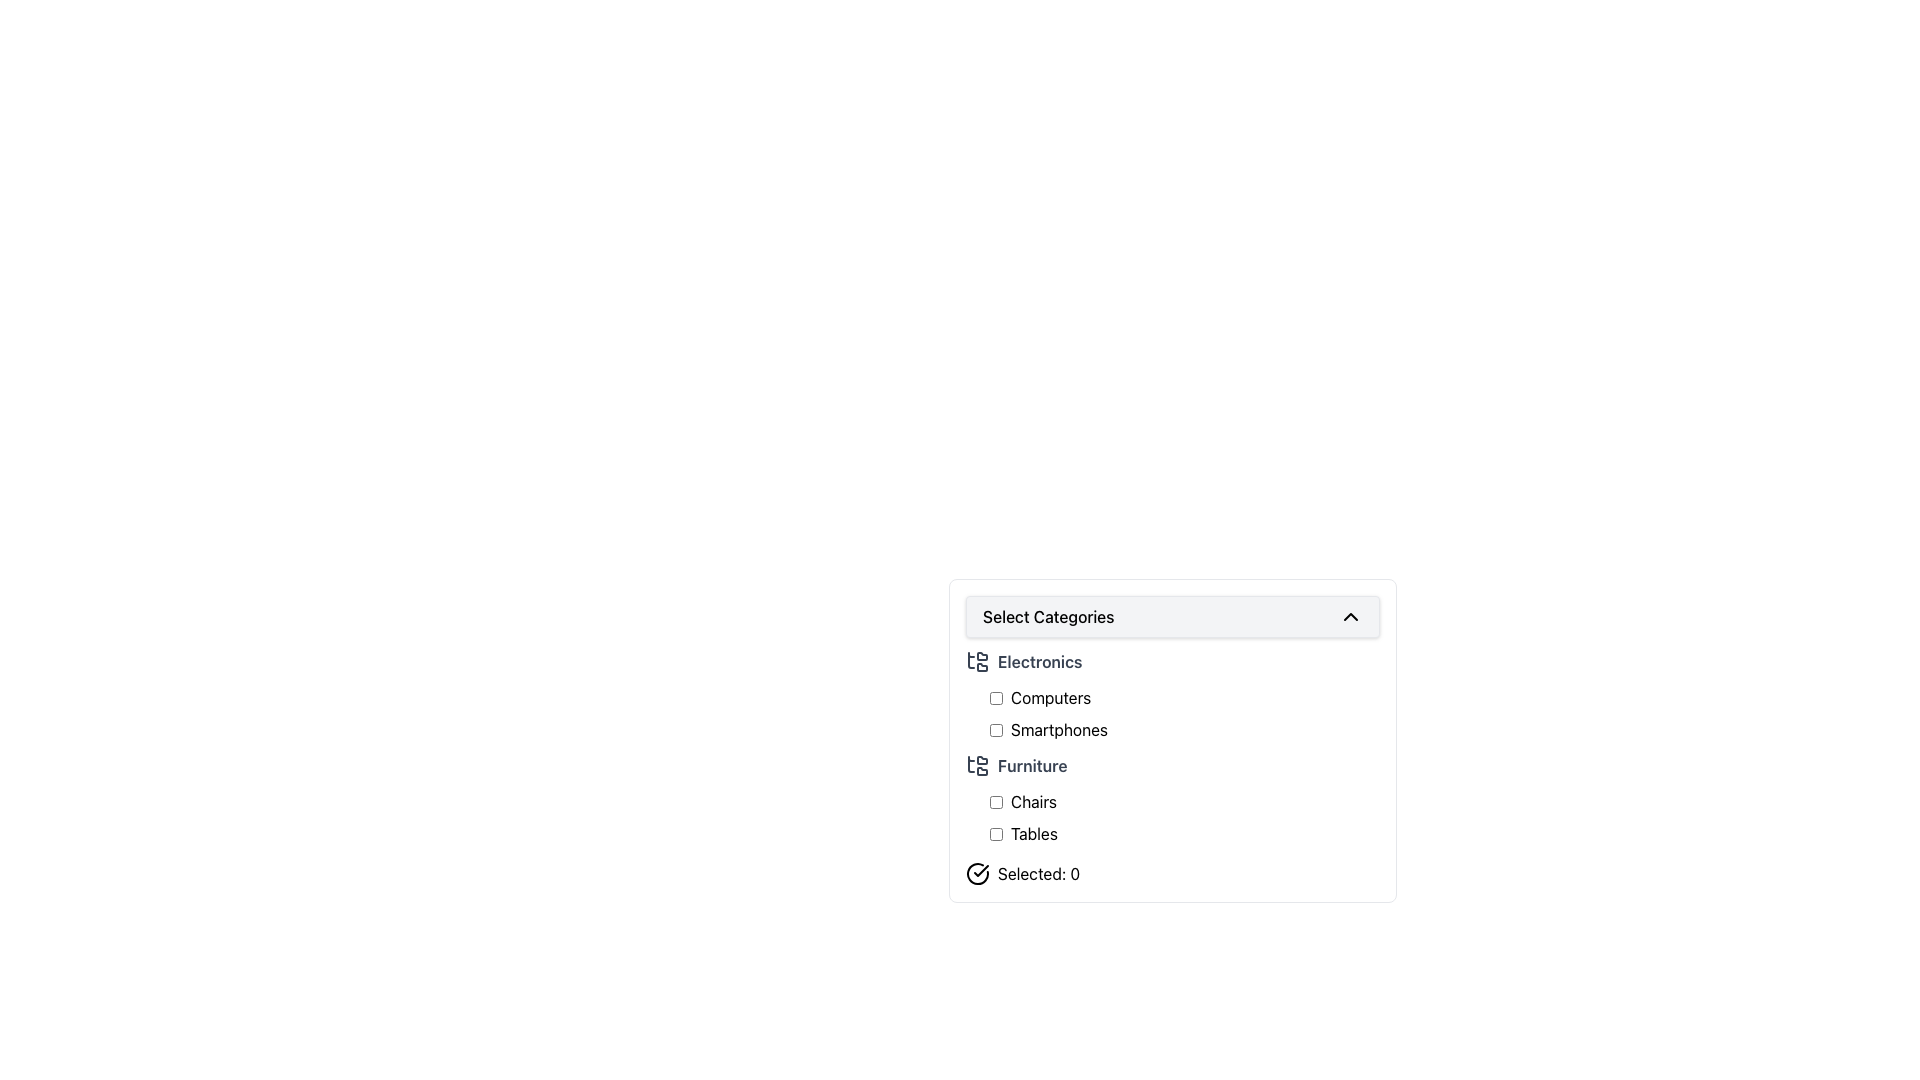  I want to click on the checkboxes in the 'Furniture' category group, so click(1172, 801).